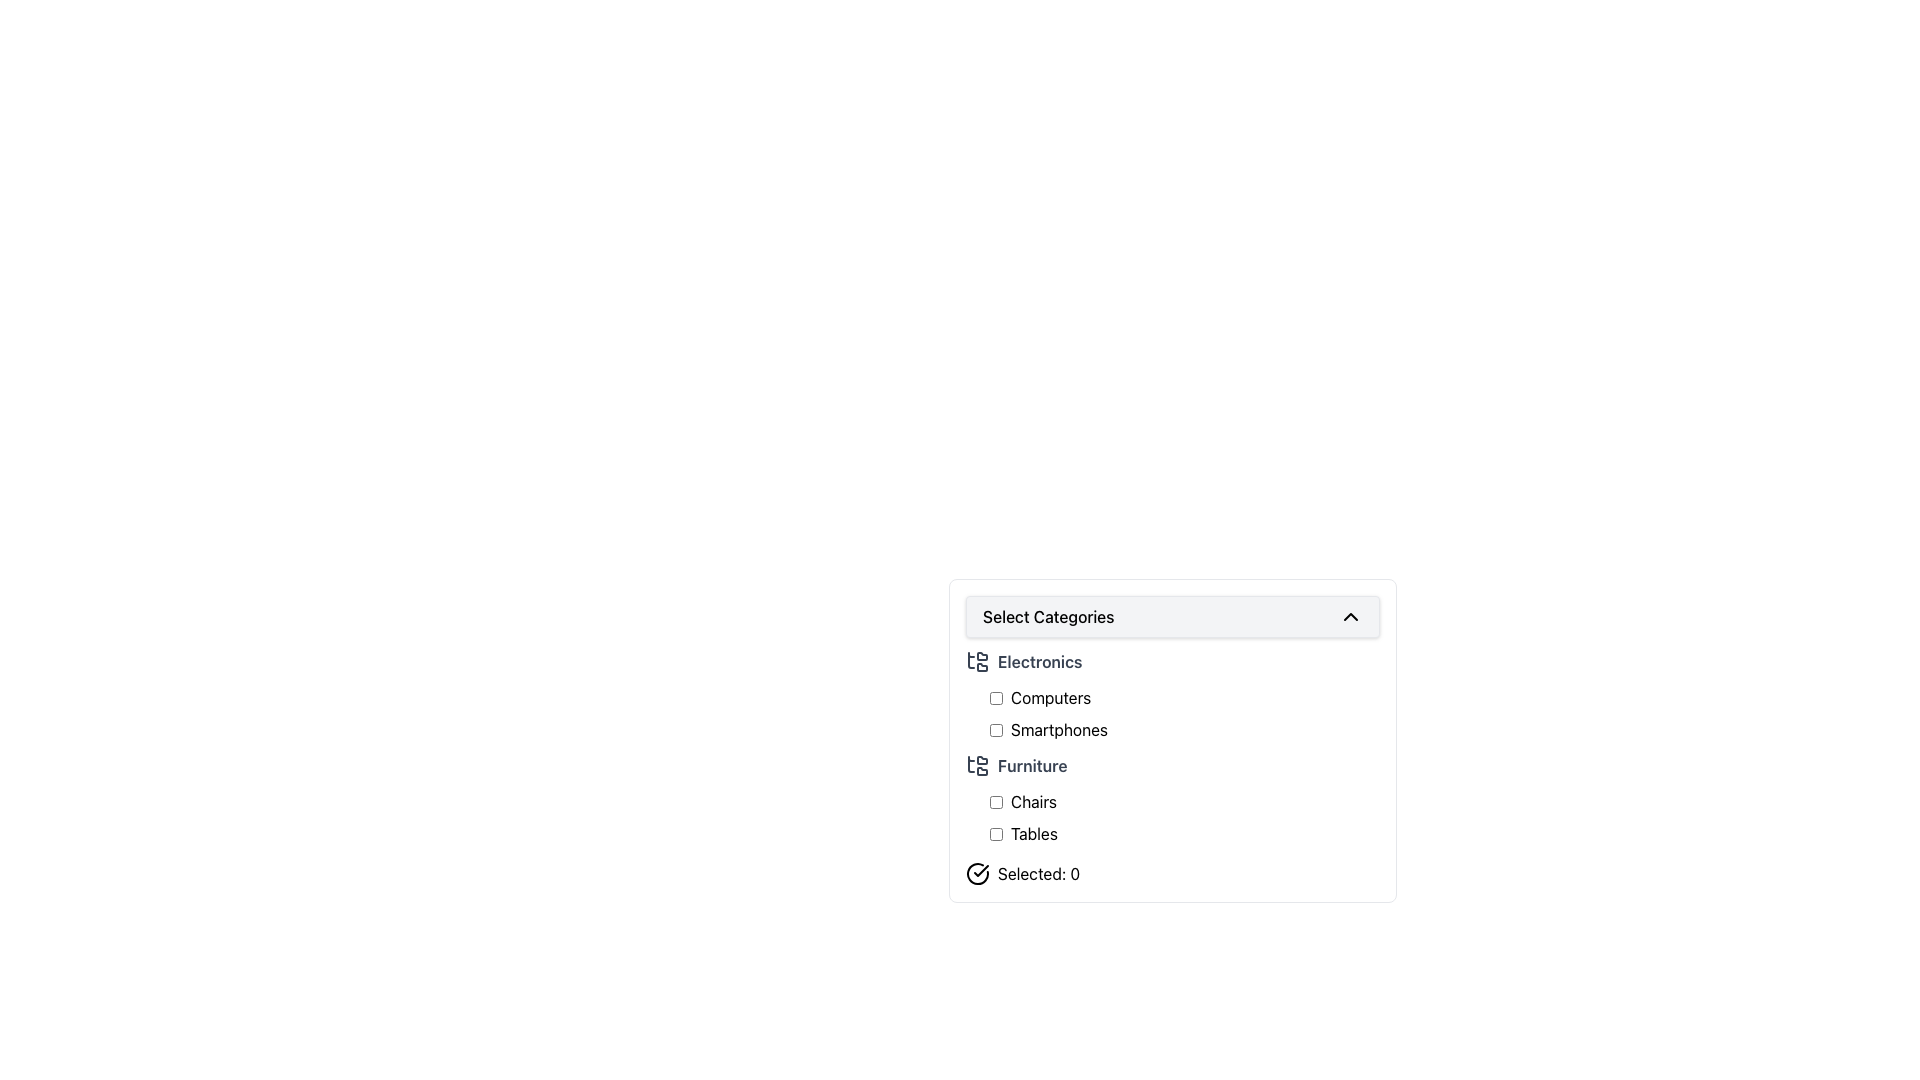  I want to click on the checkboxes in the 'Furniture' category group, so click(1172, 801).